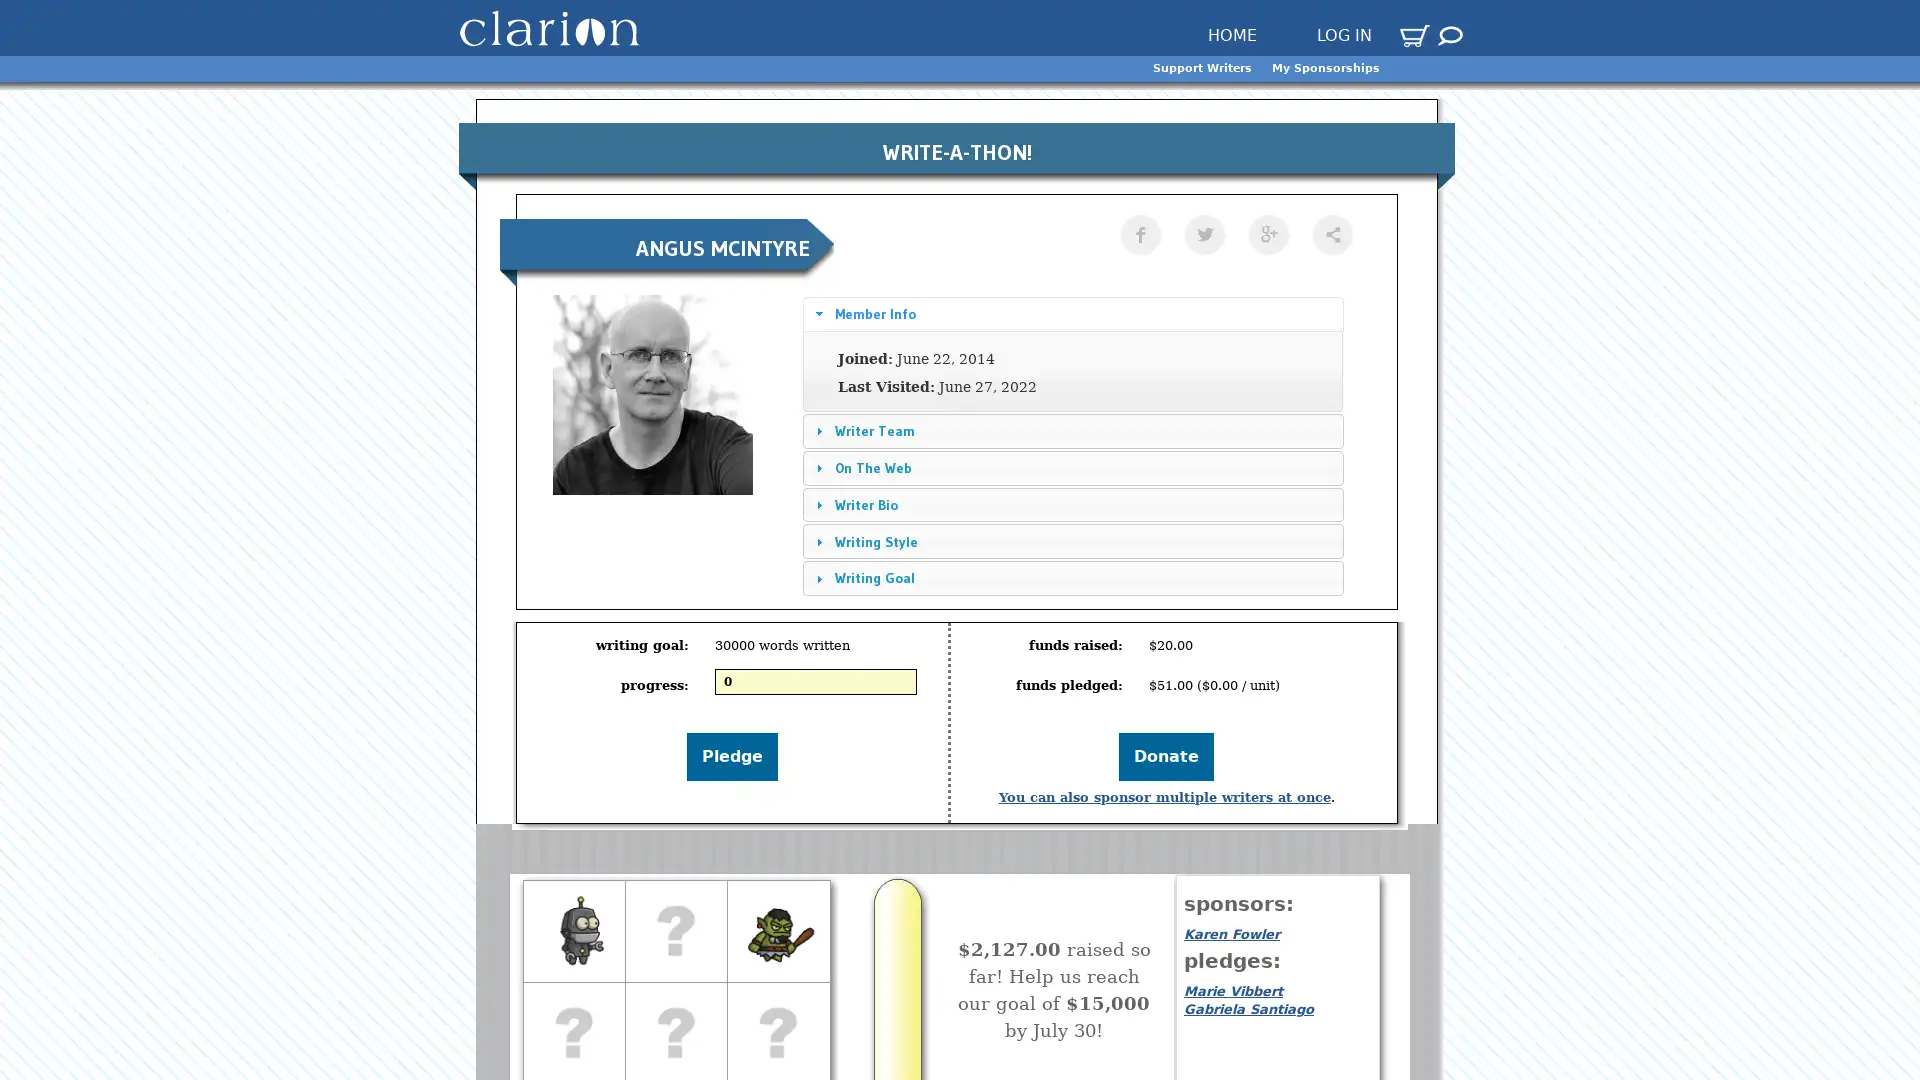  What do you see at coordinates (1166, 756) in the screenshot?
I see `Donate` at bounding box center [1166, 756].